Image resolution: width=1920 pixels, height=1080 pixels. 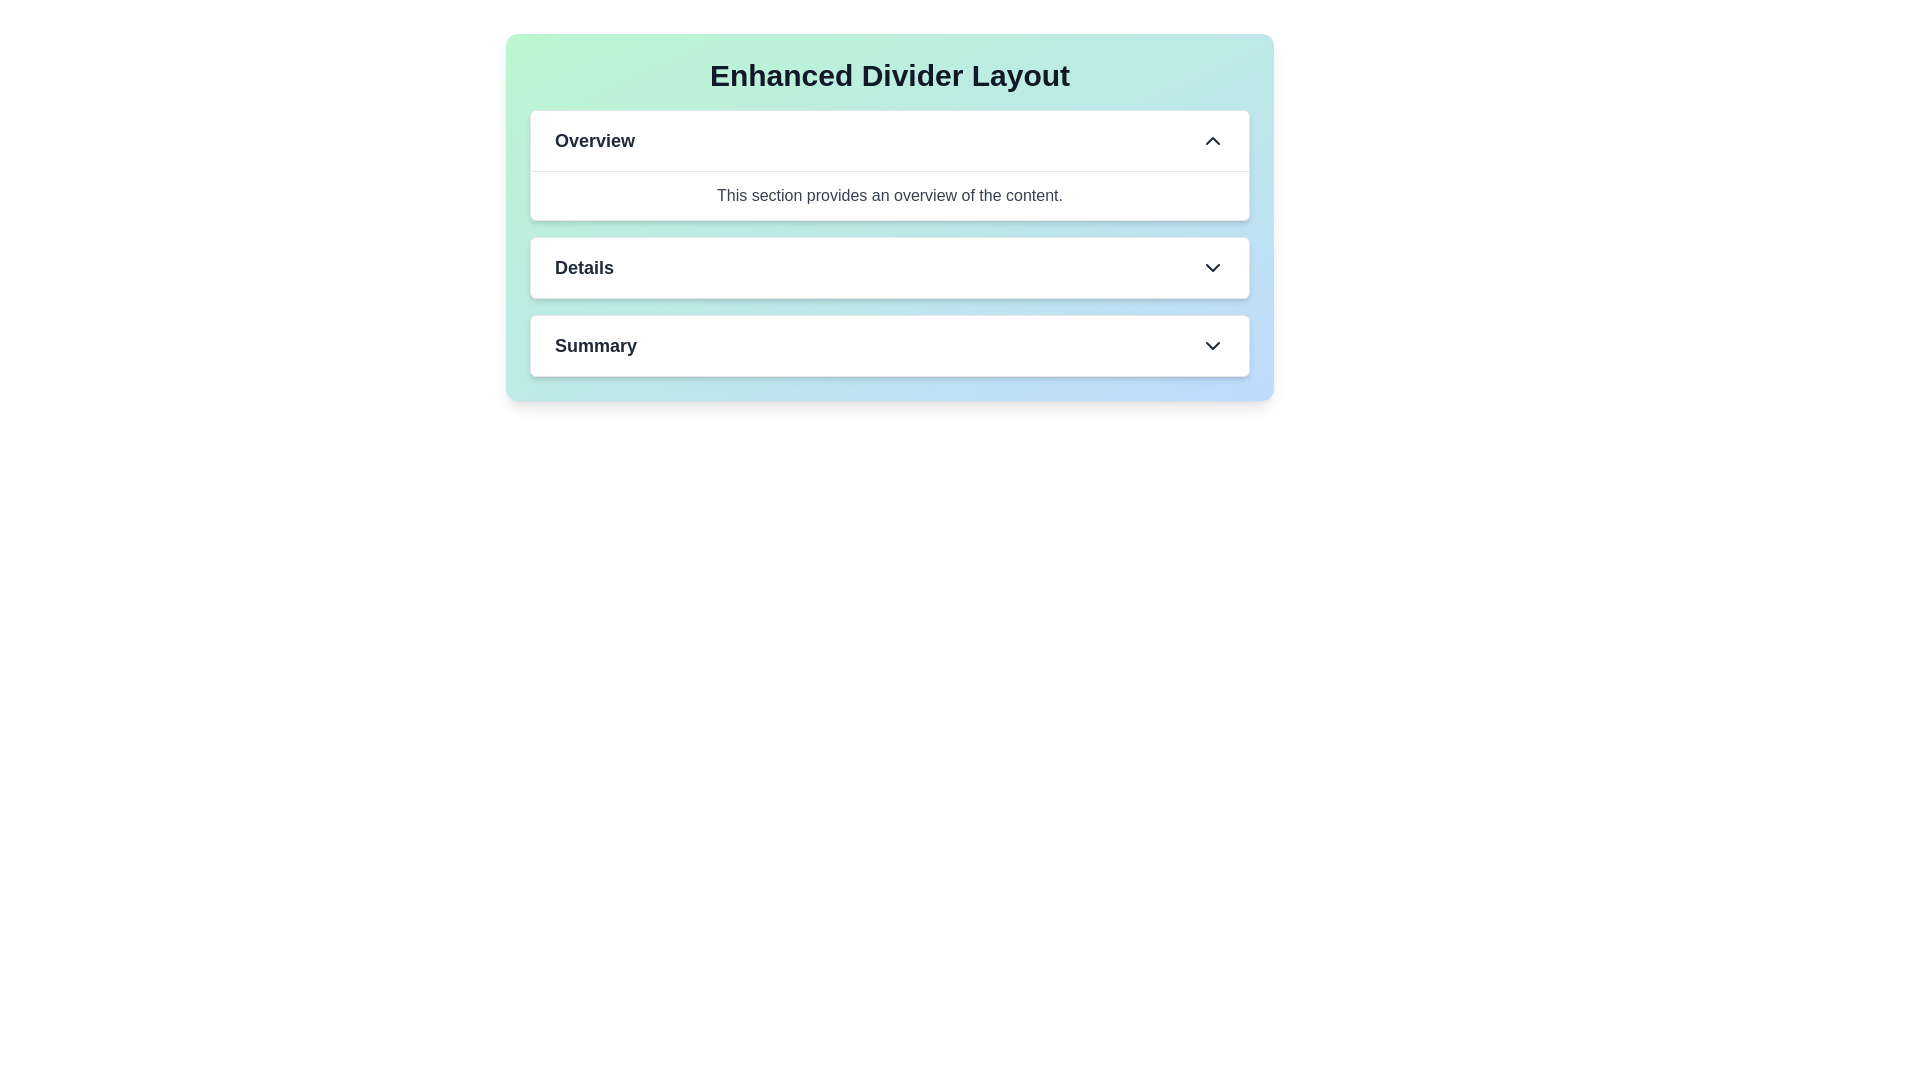 What do you see at coordinates (1212, 140) in the screenshot?
I see `the minimalistic upward-pointing chevron arrow icon located in the upper-right corner of the 'Overview' section` at bounding box center [1212, 140].